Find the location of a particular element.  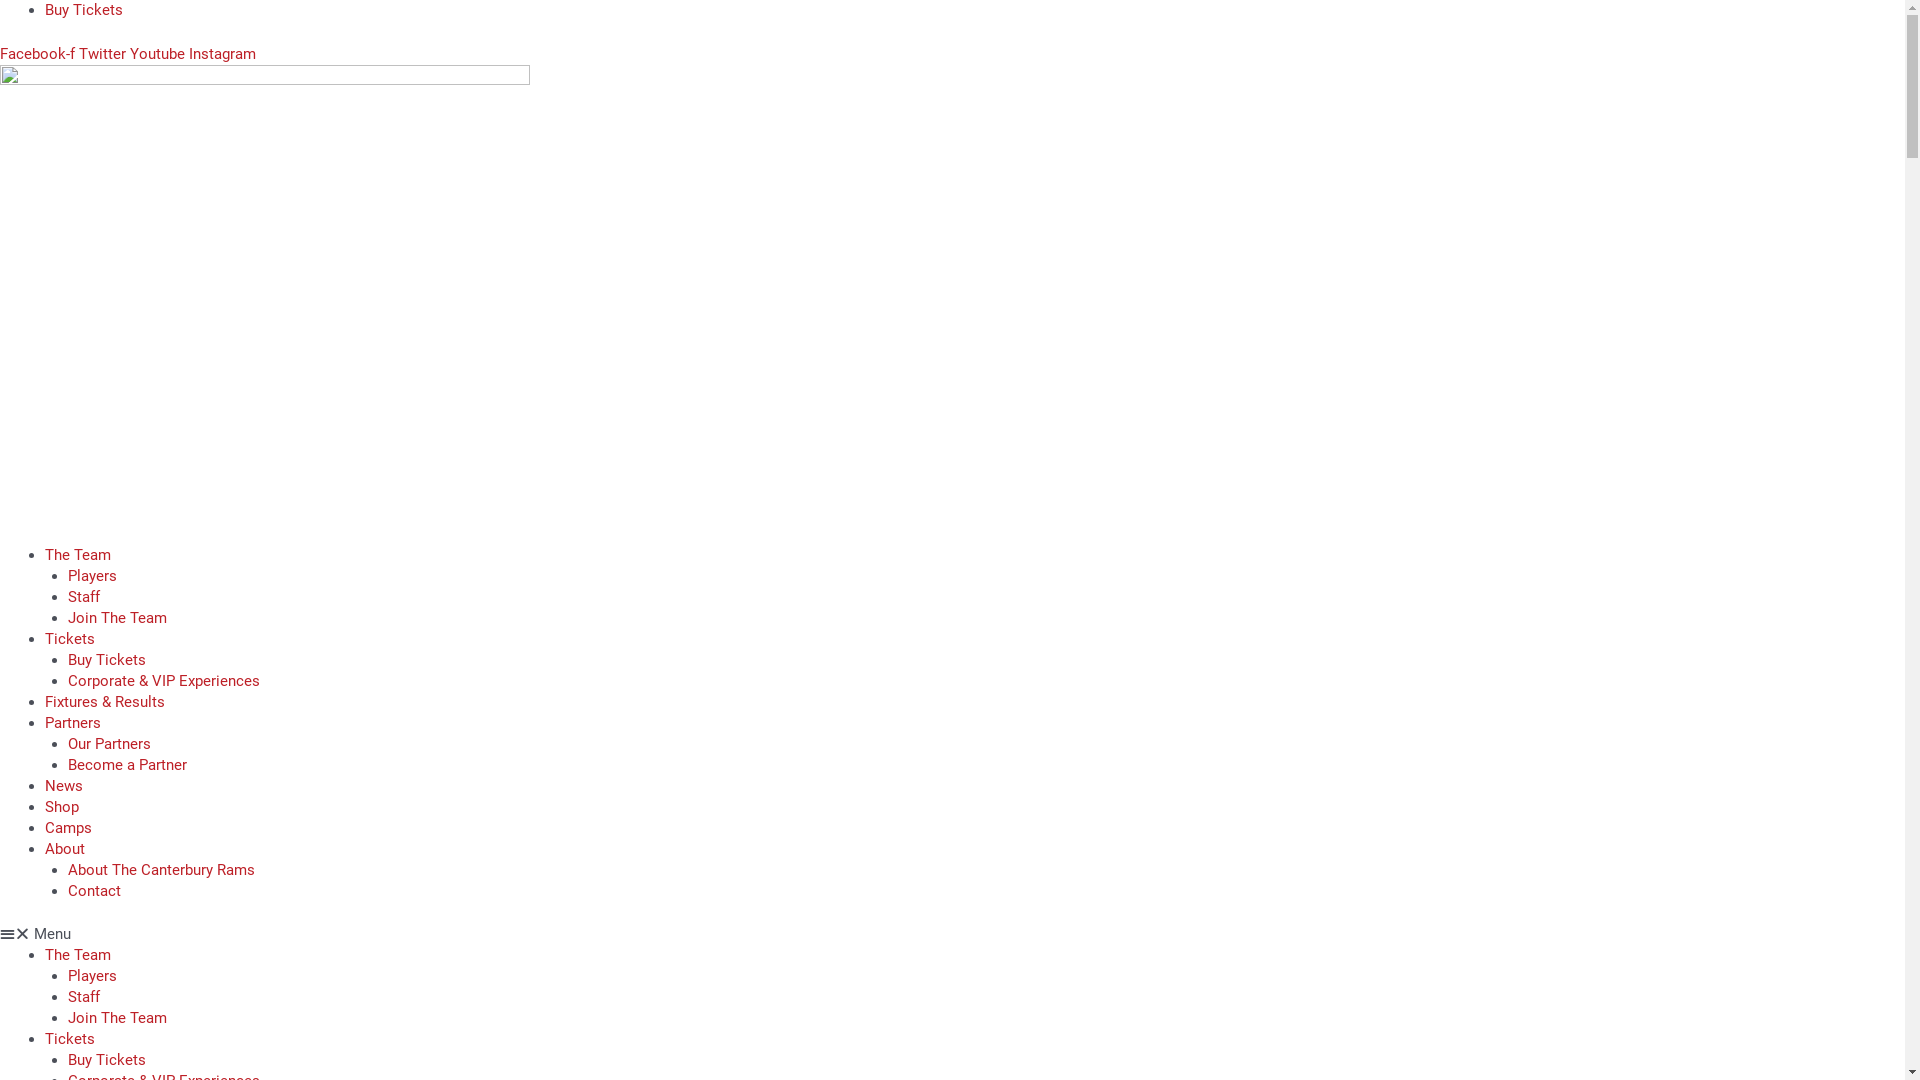

'Twitter' is located at coordinates (78, 52).